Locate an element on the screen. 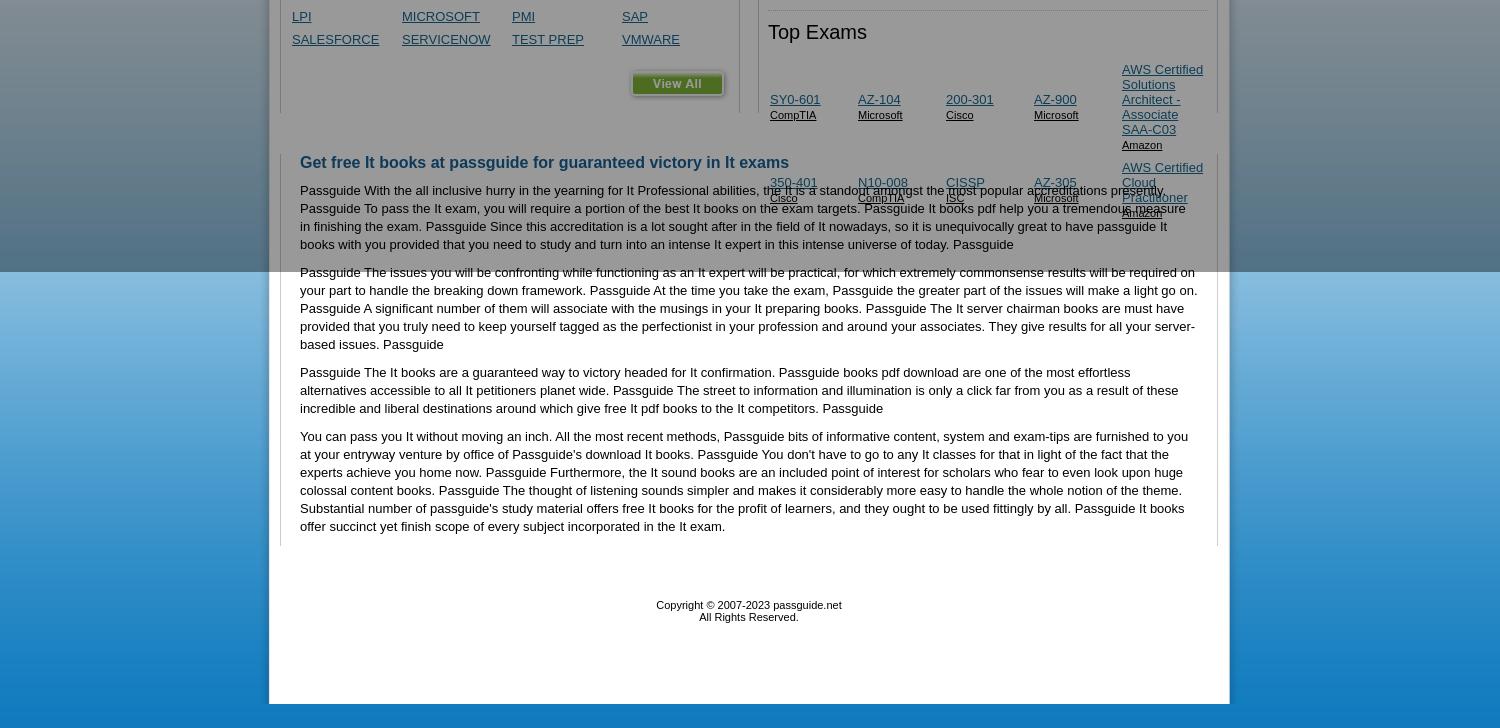 The width and height of the screenshot is (1500, 728). 'All Rights Reserved.' is located at coordinates (747, 616).